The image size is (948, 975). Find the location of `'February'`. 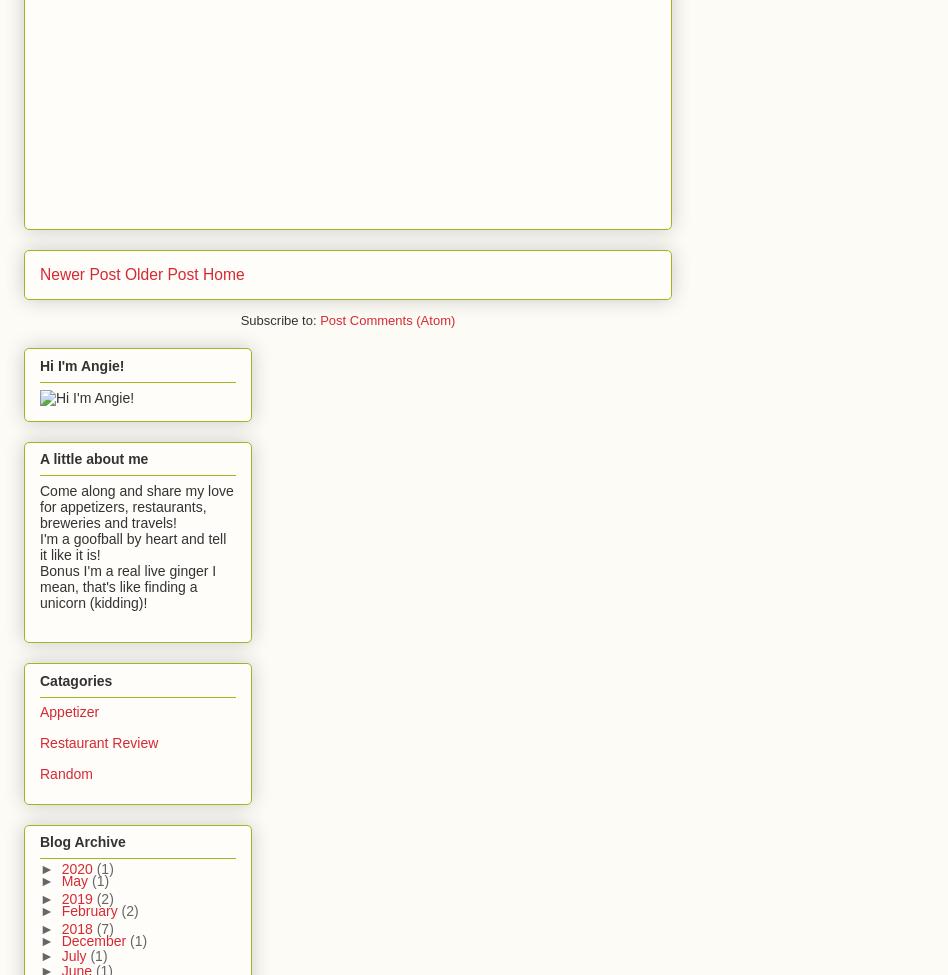

'February' is located at coordinates (60, 908).